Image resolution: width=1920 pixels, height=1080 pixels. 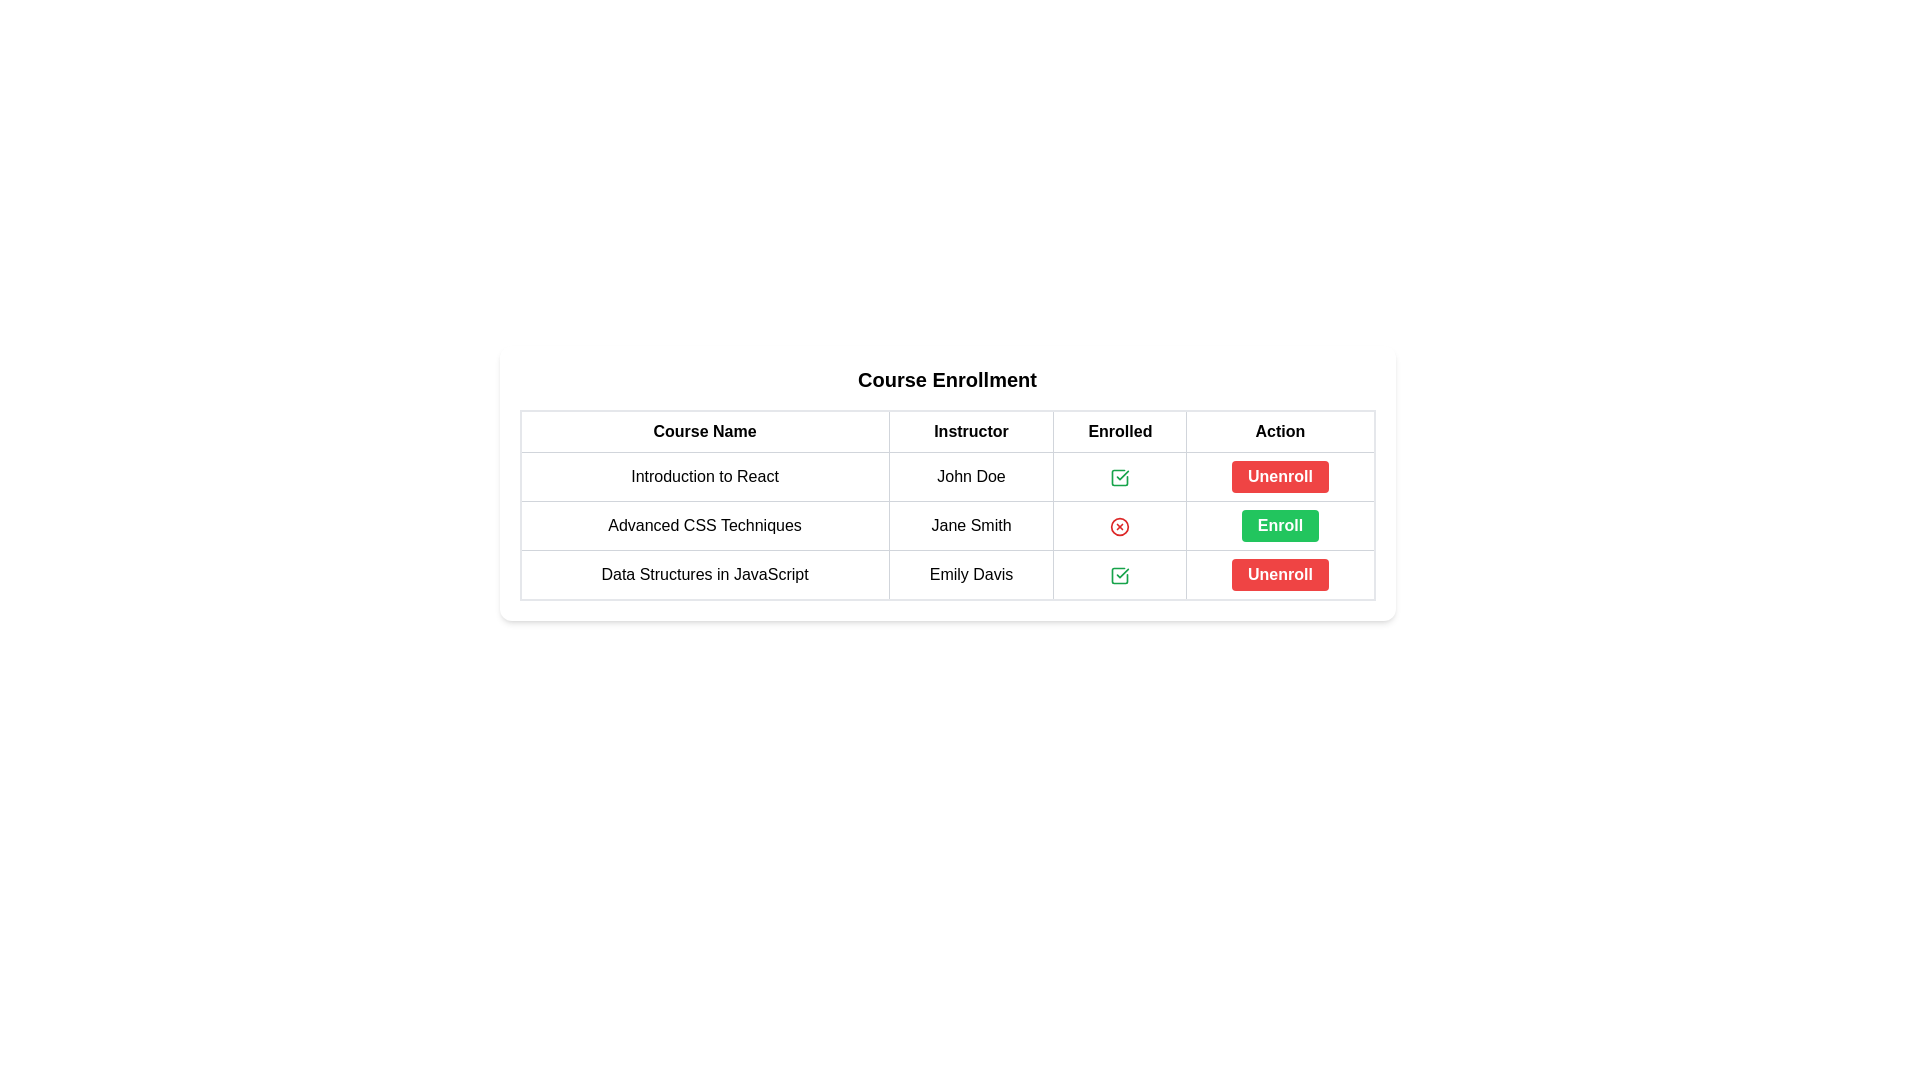 I want to click on the green 'Enroll' button with white text in the 'Action' column of the second row of the 'Course Enrollment' table to enroll in the 'Advanced CSS Techniques' course, so click(x=1280, y=524).